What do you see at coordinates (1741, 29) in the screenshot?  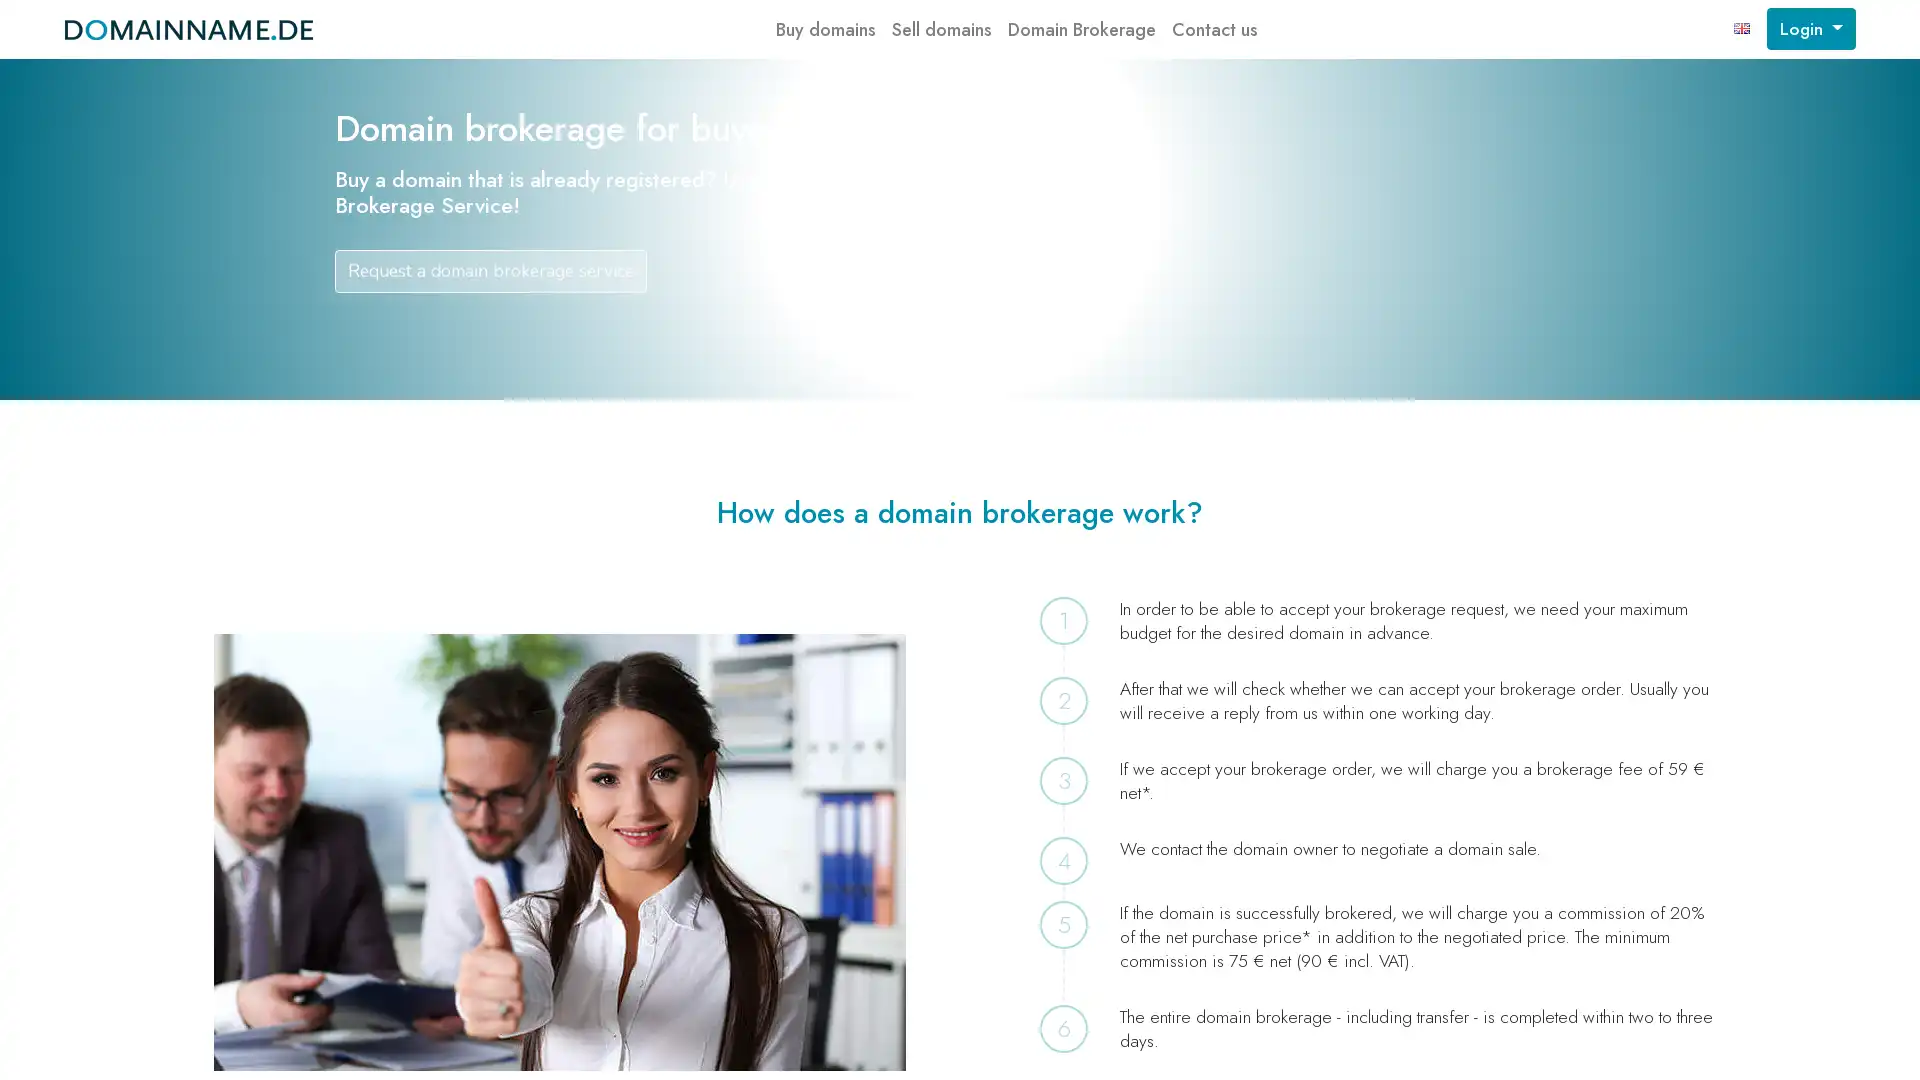 I see `english` at bounding box center [1741, 29].